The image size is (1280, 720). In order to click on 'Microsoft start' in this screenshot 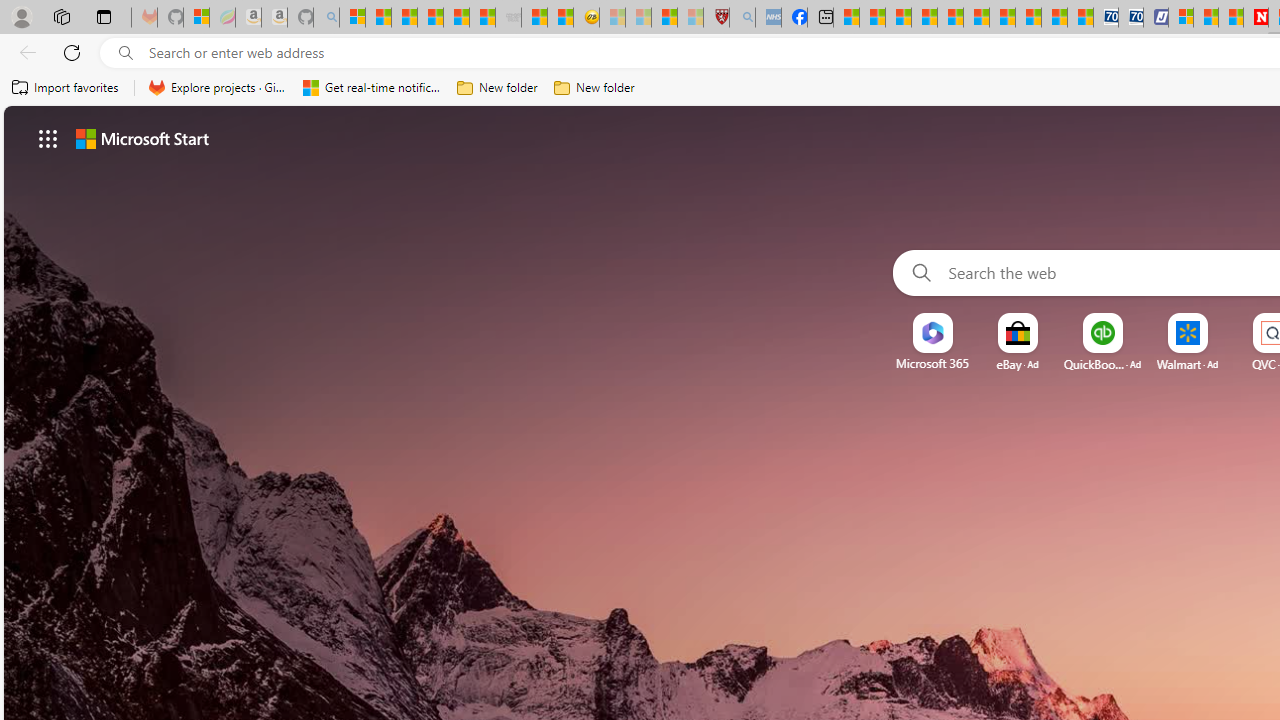, I will do `click(141, 137)`.